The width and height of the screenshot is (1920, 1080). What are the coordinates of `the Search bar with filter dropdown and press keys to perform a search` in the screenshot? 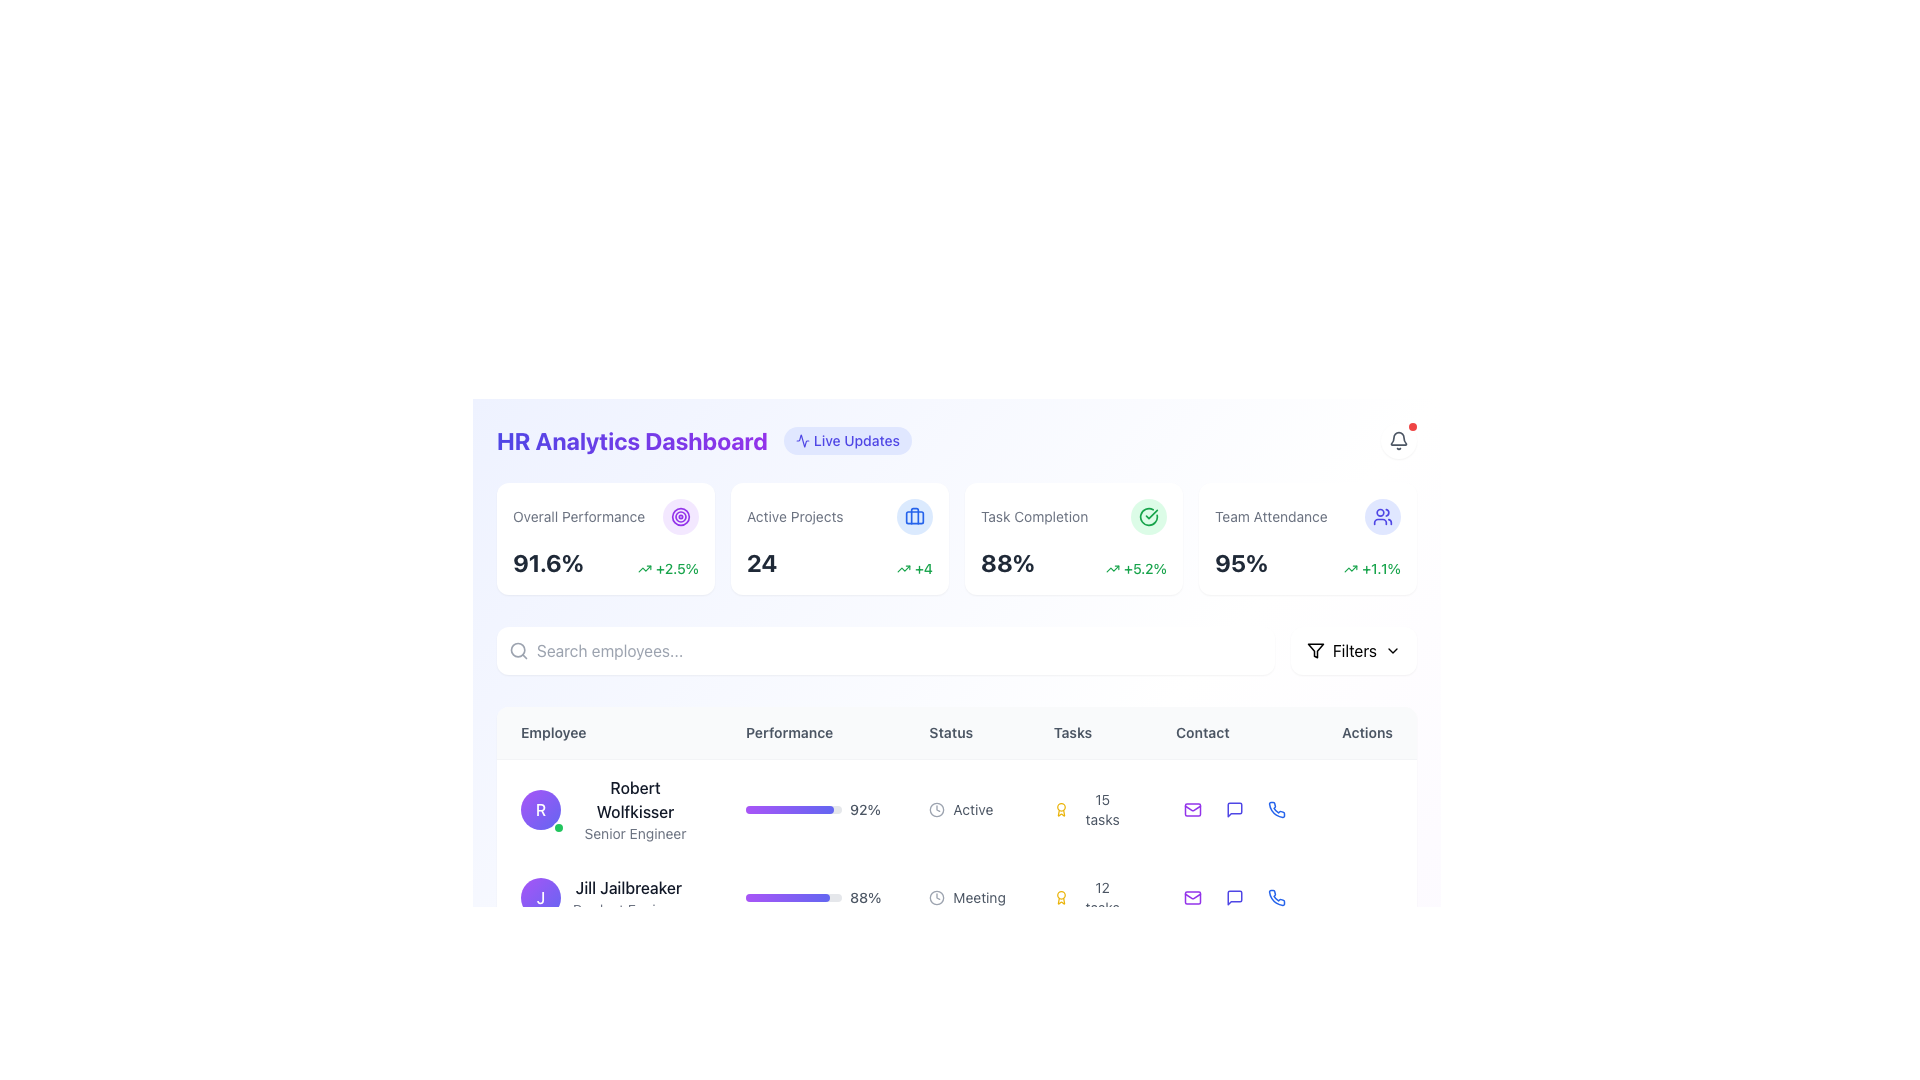 It's located at (955, 651).